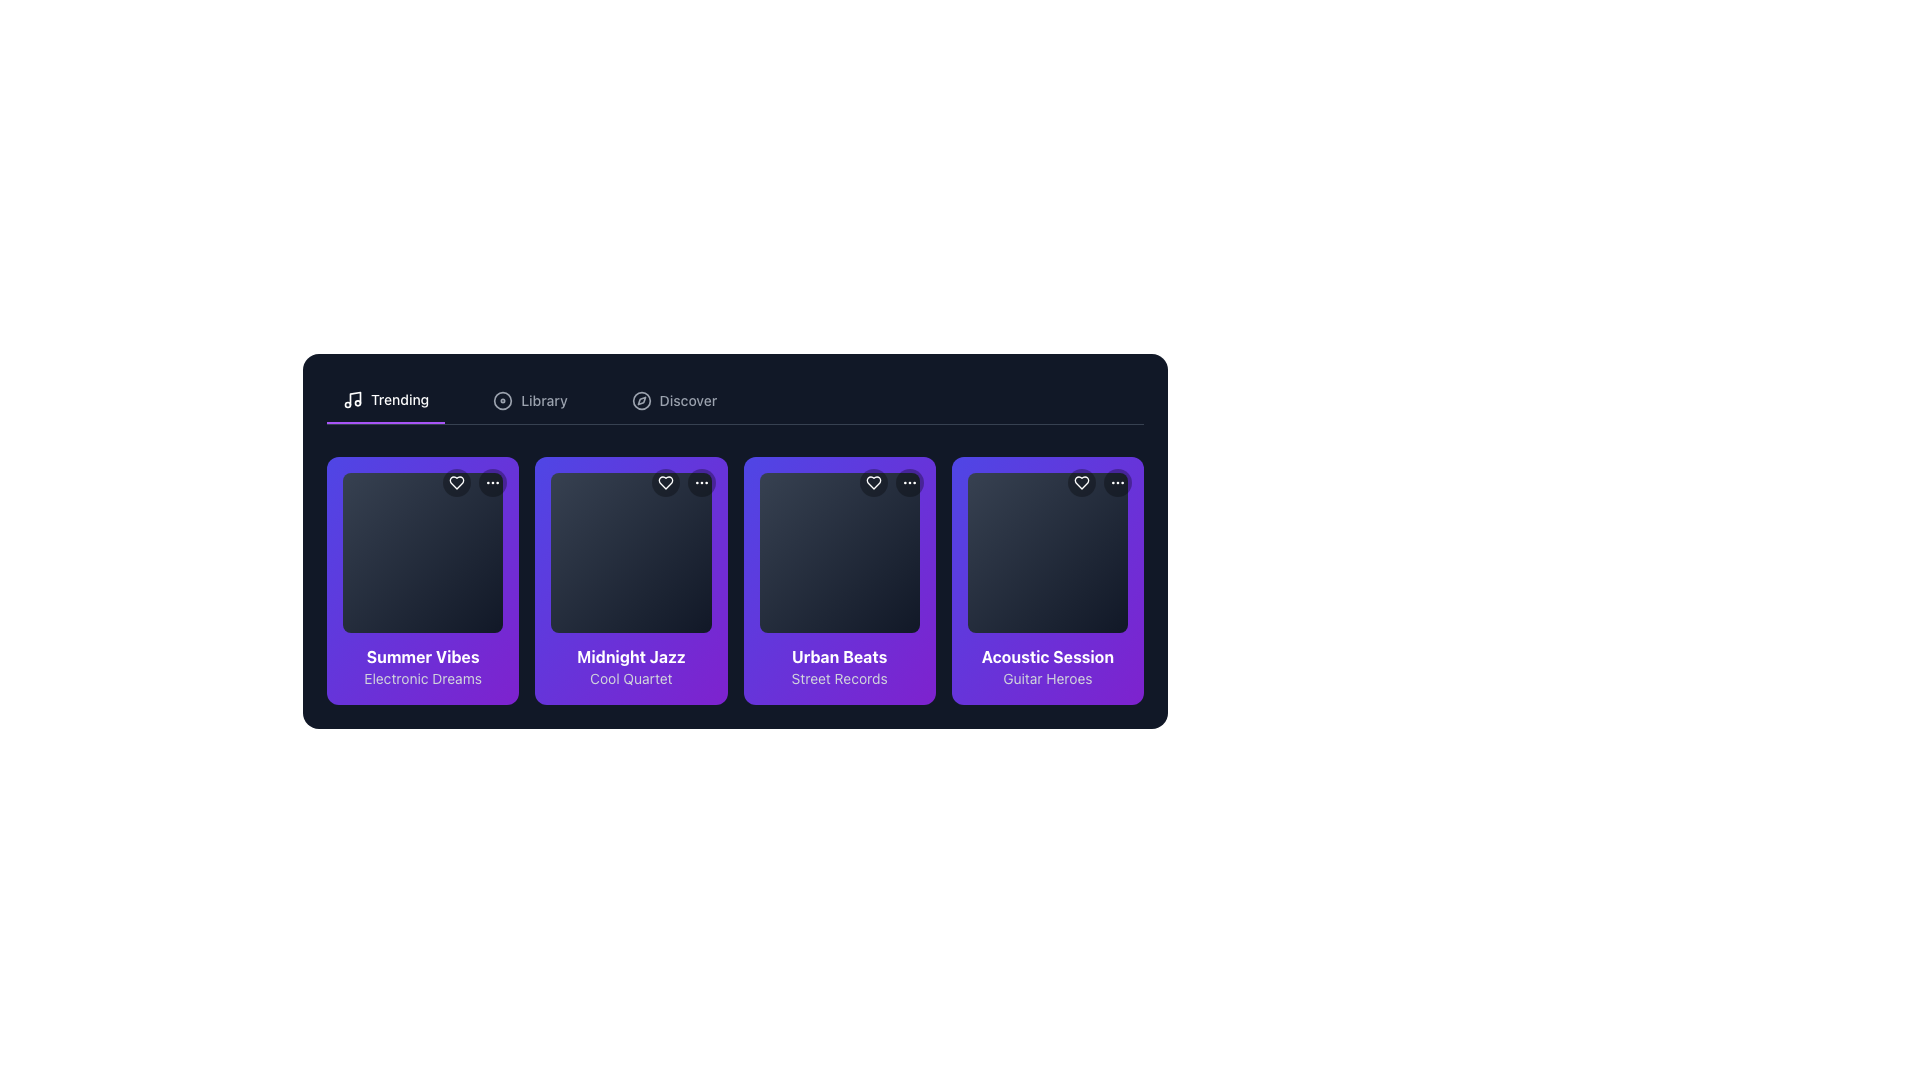 This screenshot has height=1080, width=1920. What do you see at coordinates (1080, 482) in the screenshot?
I see `the heart-shaped icon in the upper right corner of the 'Acoustic Session' card` at bounding box center [1080, 482].